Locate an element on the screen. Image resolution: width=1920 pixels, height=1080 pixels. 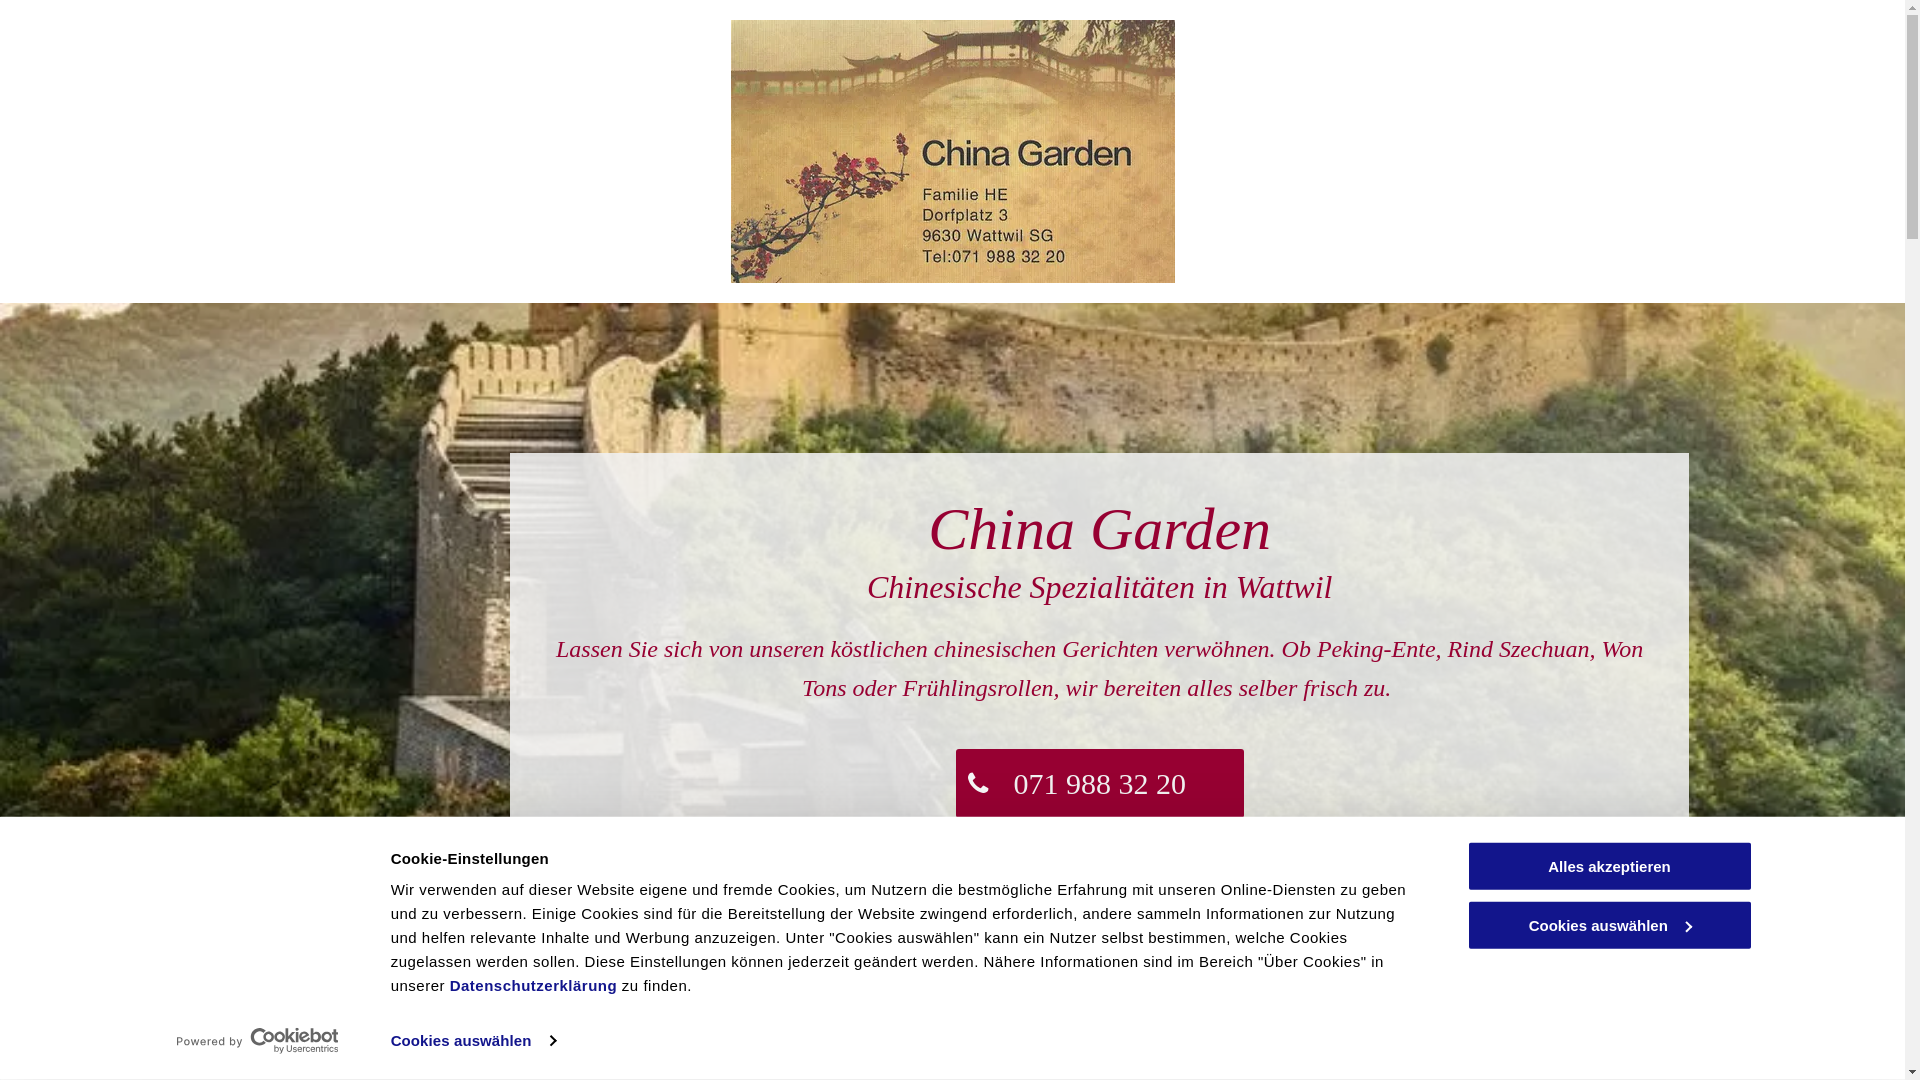
'Alles akzeptieren' is located at coordinates (1608, 865).